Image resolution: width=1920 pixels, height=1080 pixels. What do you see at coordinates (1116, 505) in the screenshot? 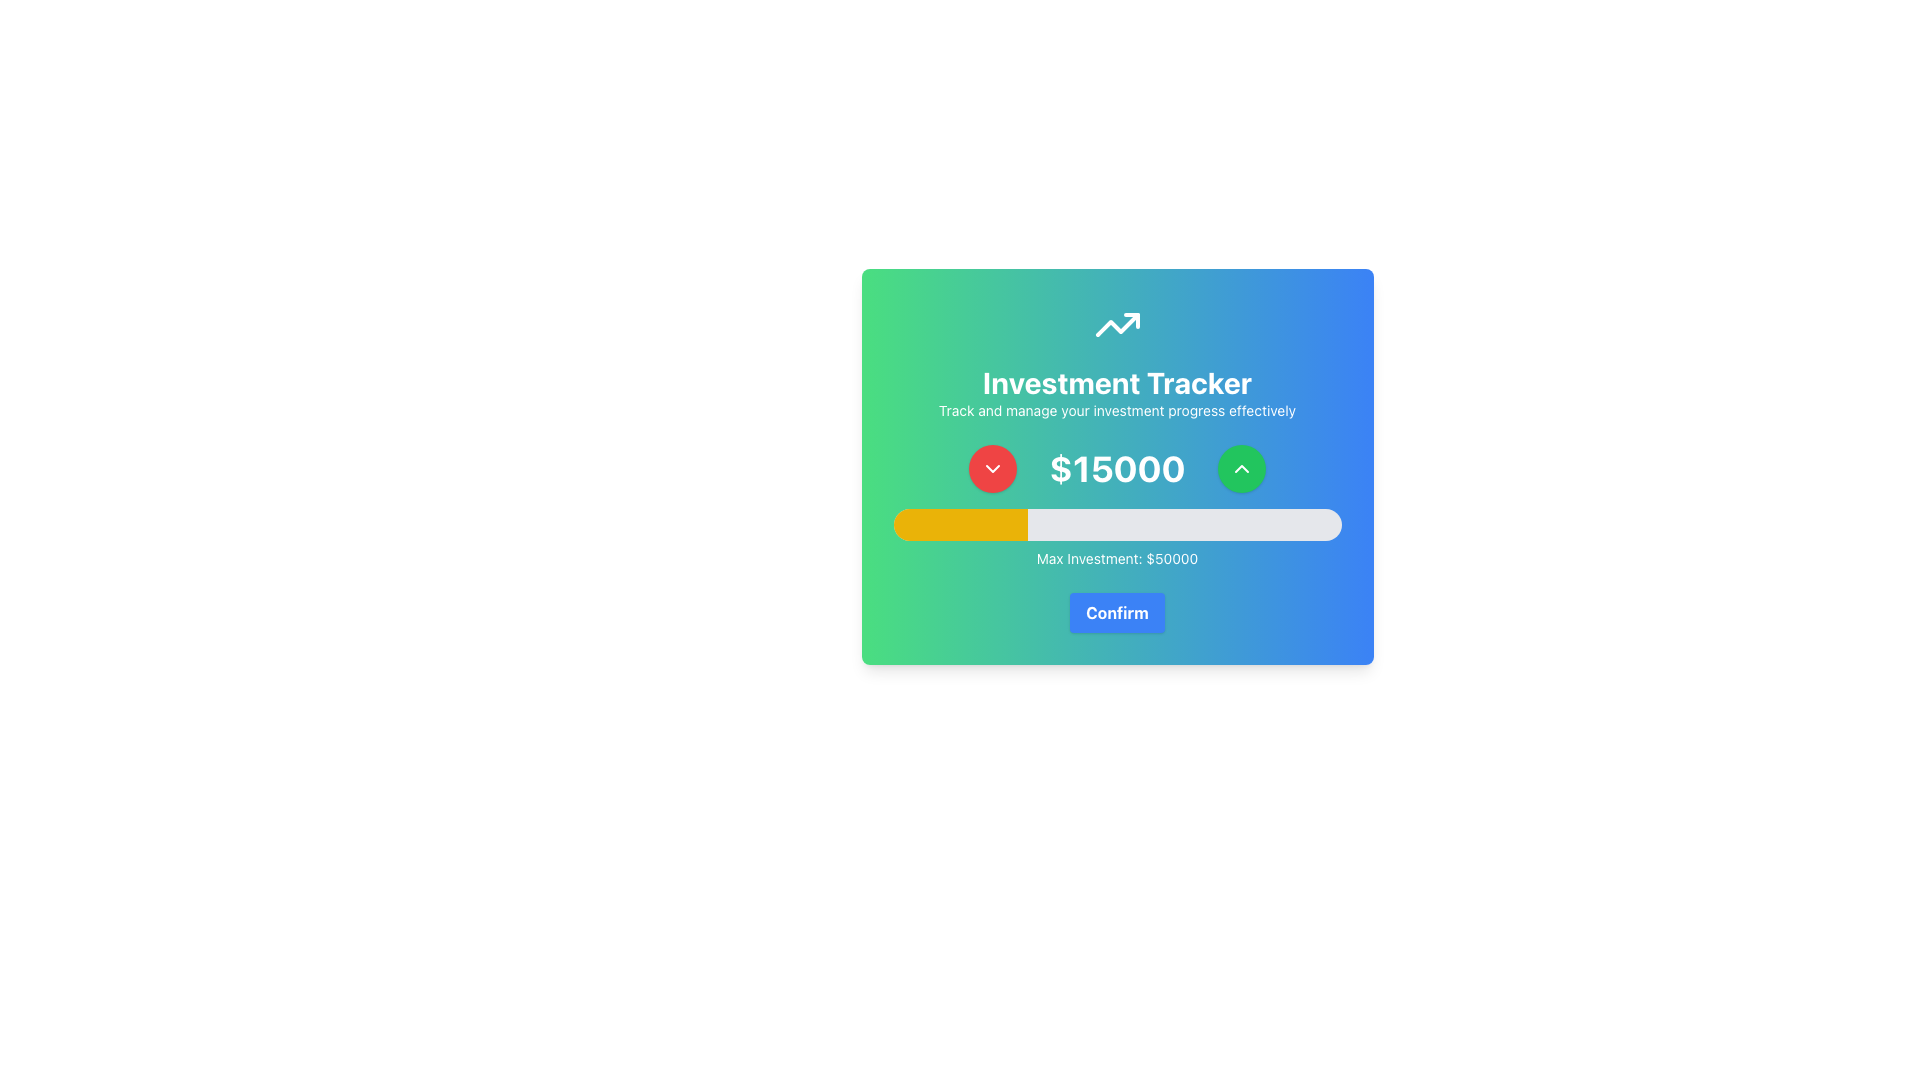
I see `the progress bar component labeled 'Max Investment: $50000', which visually indicates a 30% yellow fill, located in the lower section of the 'Investment Tracker' card` at bounding box center [1116, 505].